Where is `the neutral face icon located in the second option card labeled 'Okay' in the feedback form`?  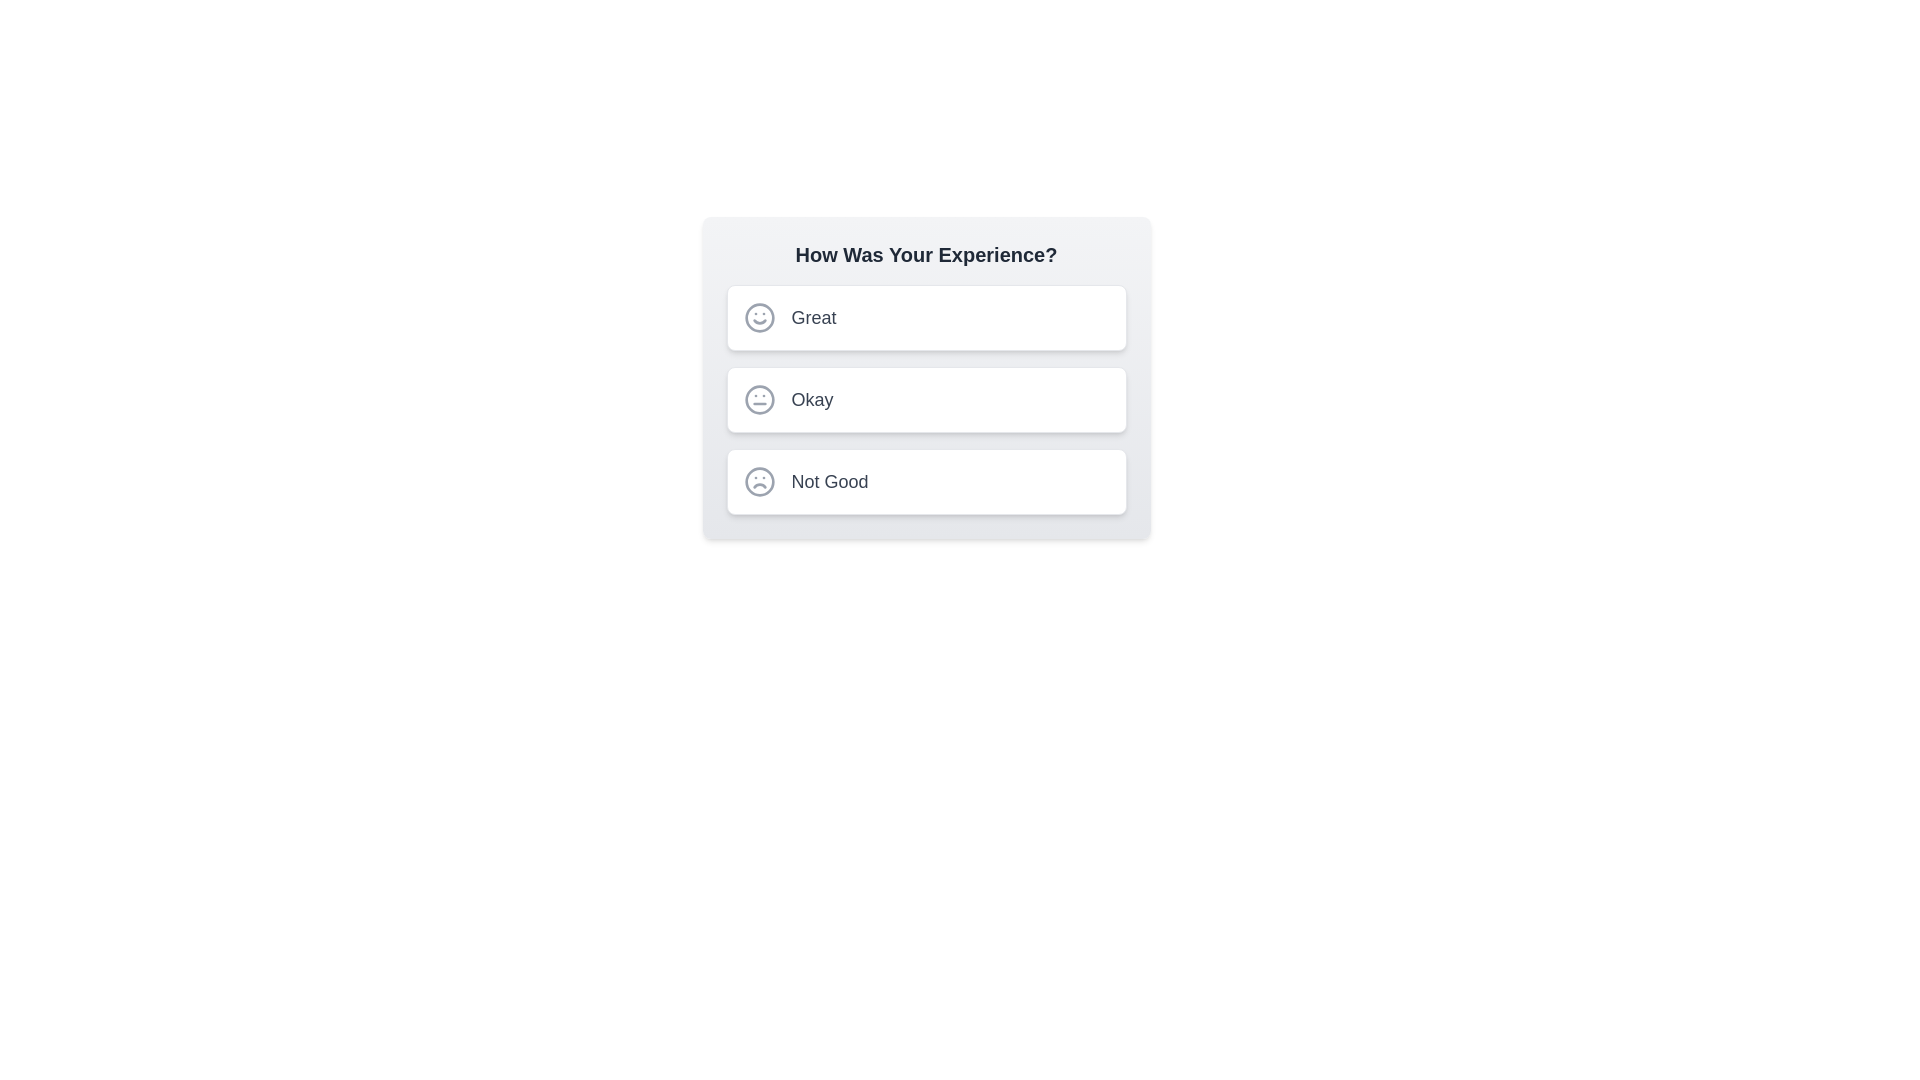
the neutral face icon located in the second option card labeled 'Okay' in the feedback form is located at coordinates (758, 400).